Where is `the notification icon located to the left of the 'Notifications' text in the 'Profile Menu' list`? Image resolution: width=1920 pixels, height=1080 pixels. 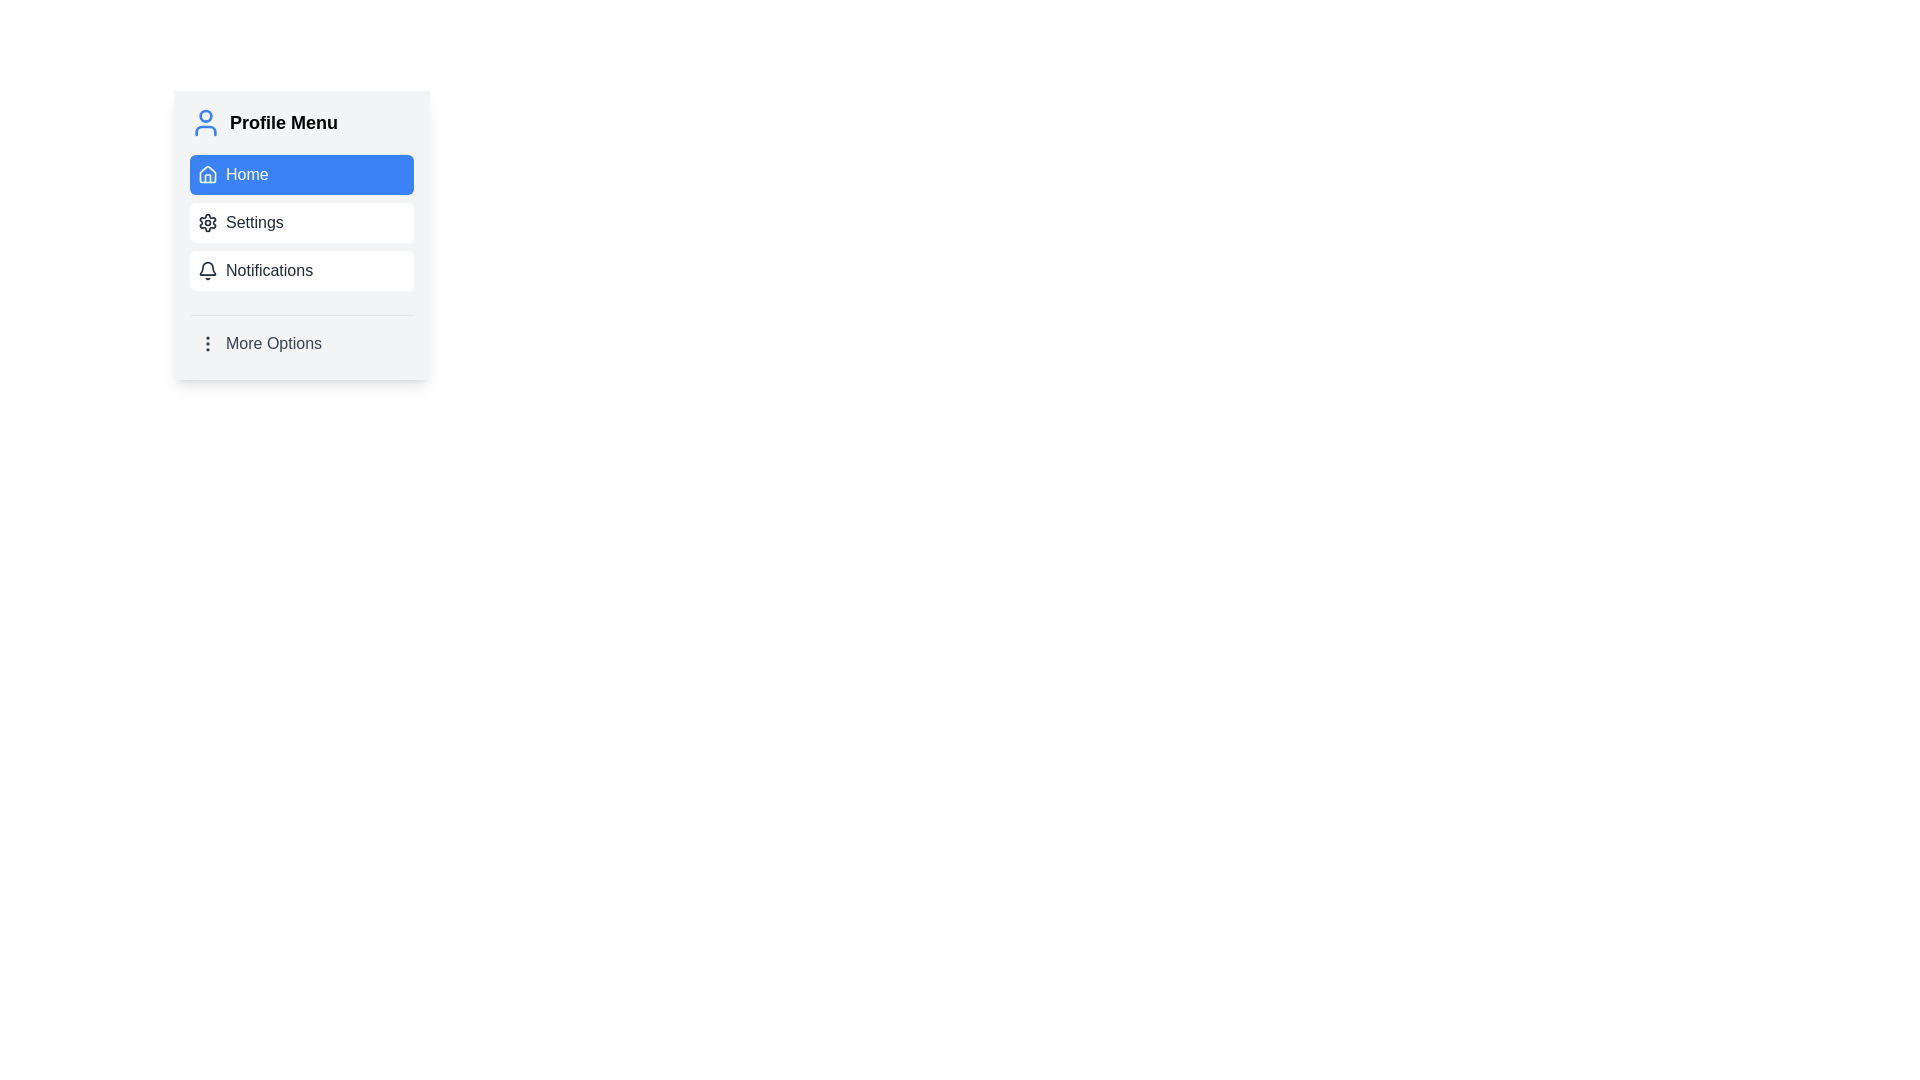
the notification icon located to the left of the 'Notifications' text in the 'Profile Menu' list is located at coordinates (207, 270).